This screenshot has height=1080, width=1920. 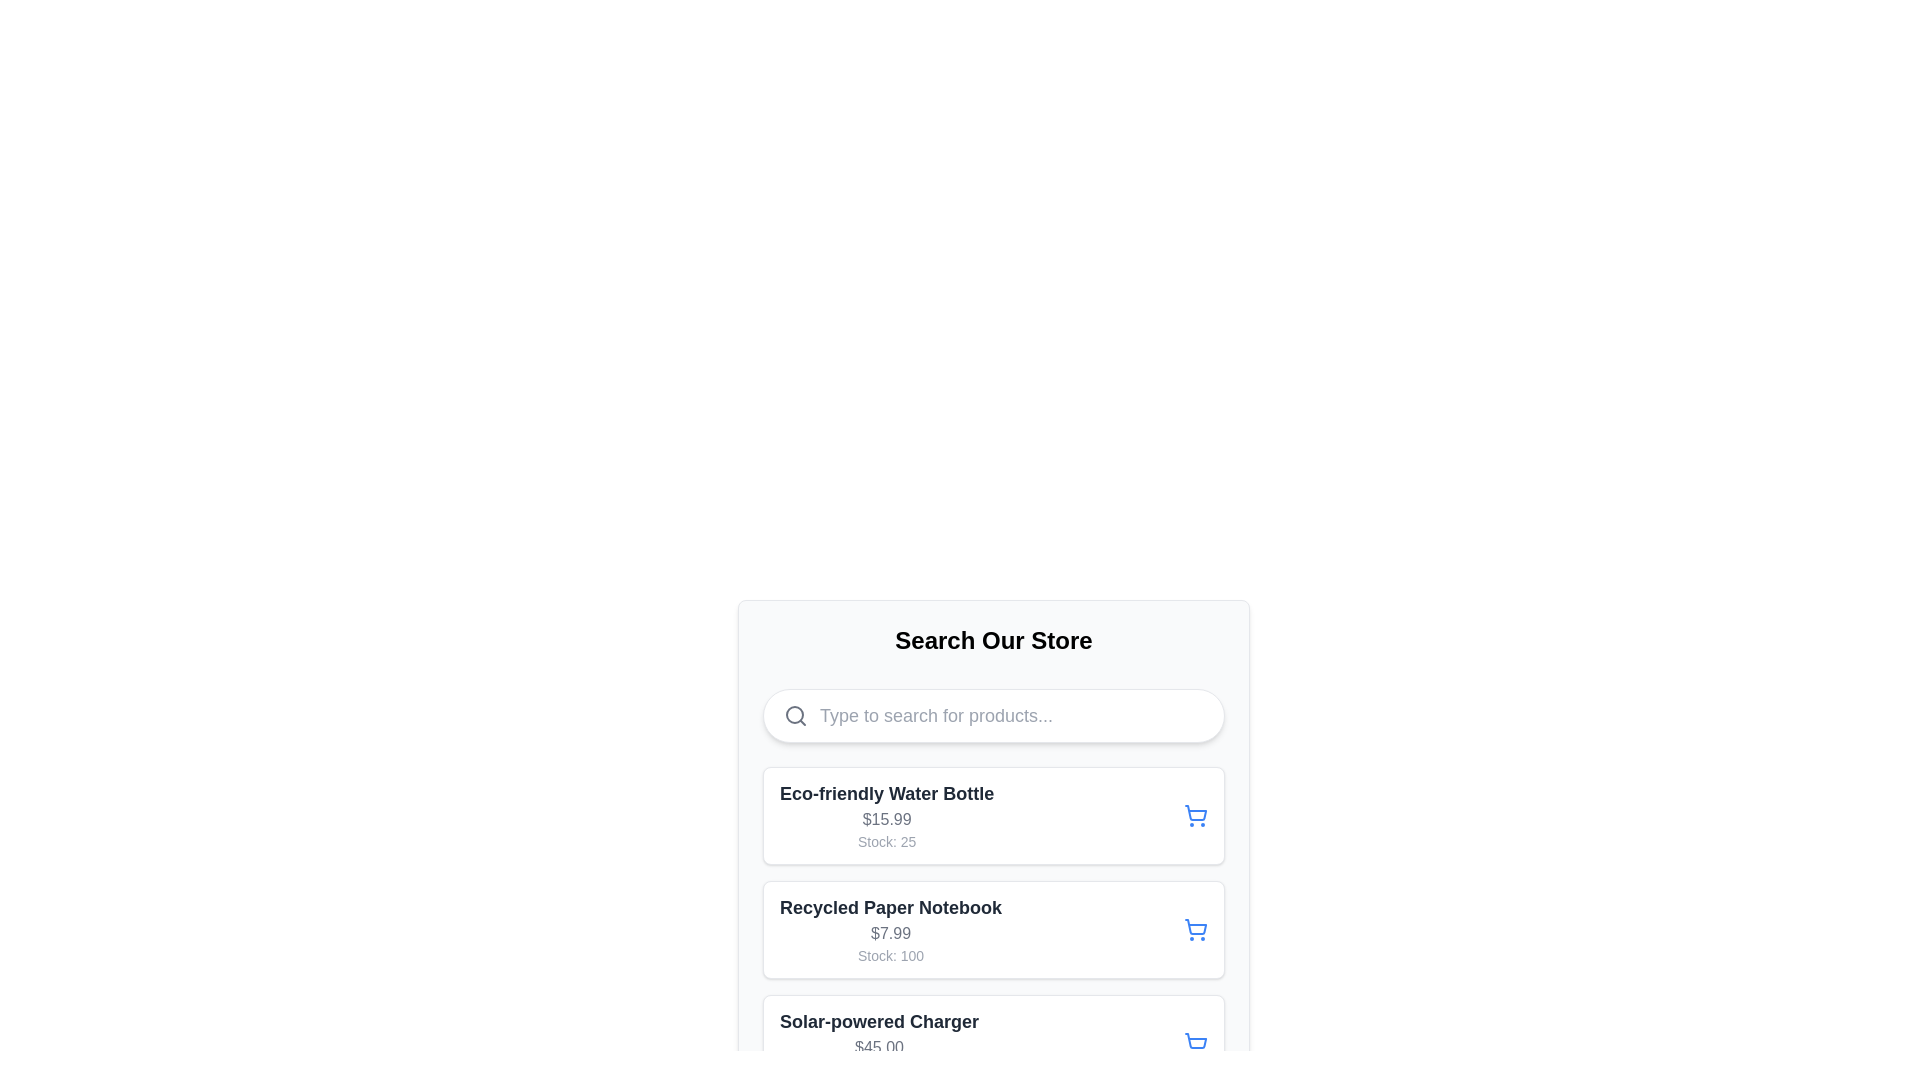 What do you see at coordinates (886, 841) in the screenshot?
I see `the text label displaying 'Stock: 25' located below the price of the 'Eco-friendly Water Bottle' product in the third row of the product description` at bounding box center [886, 841].